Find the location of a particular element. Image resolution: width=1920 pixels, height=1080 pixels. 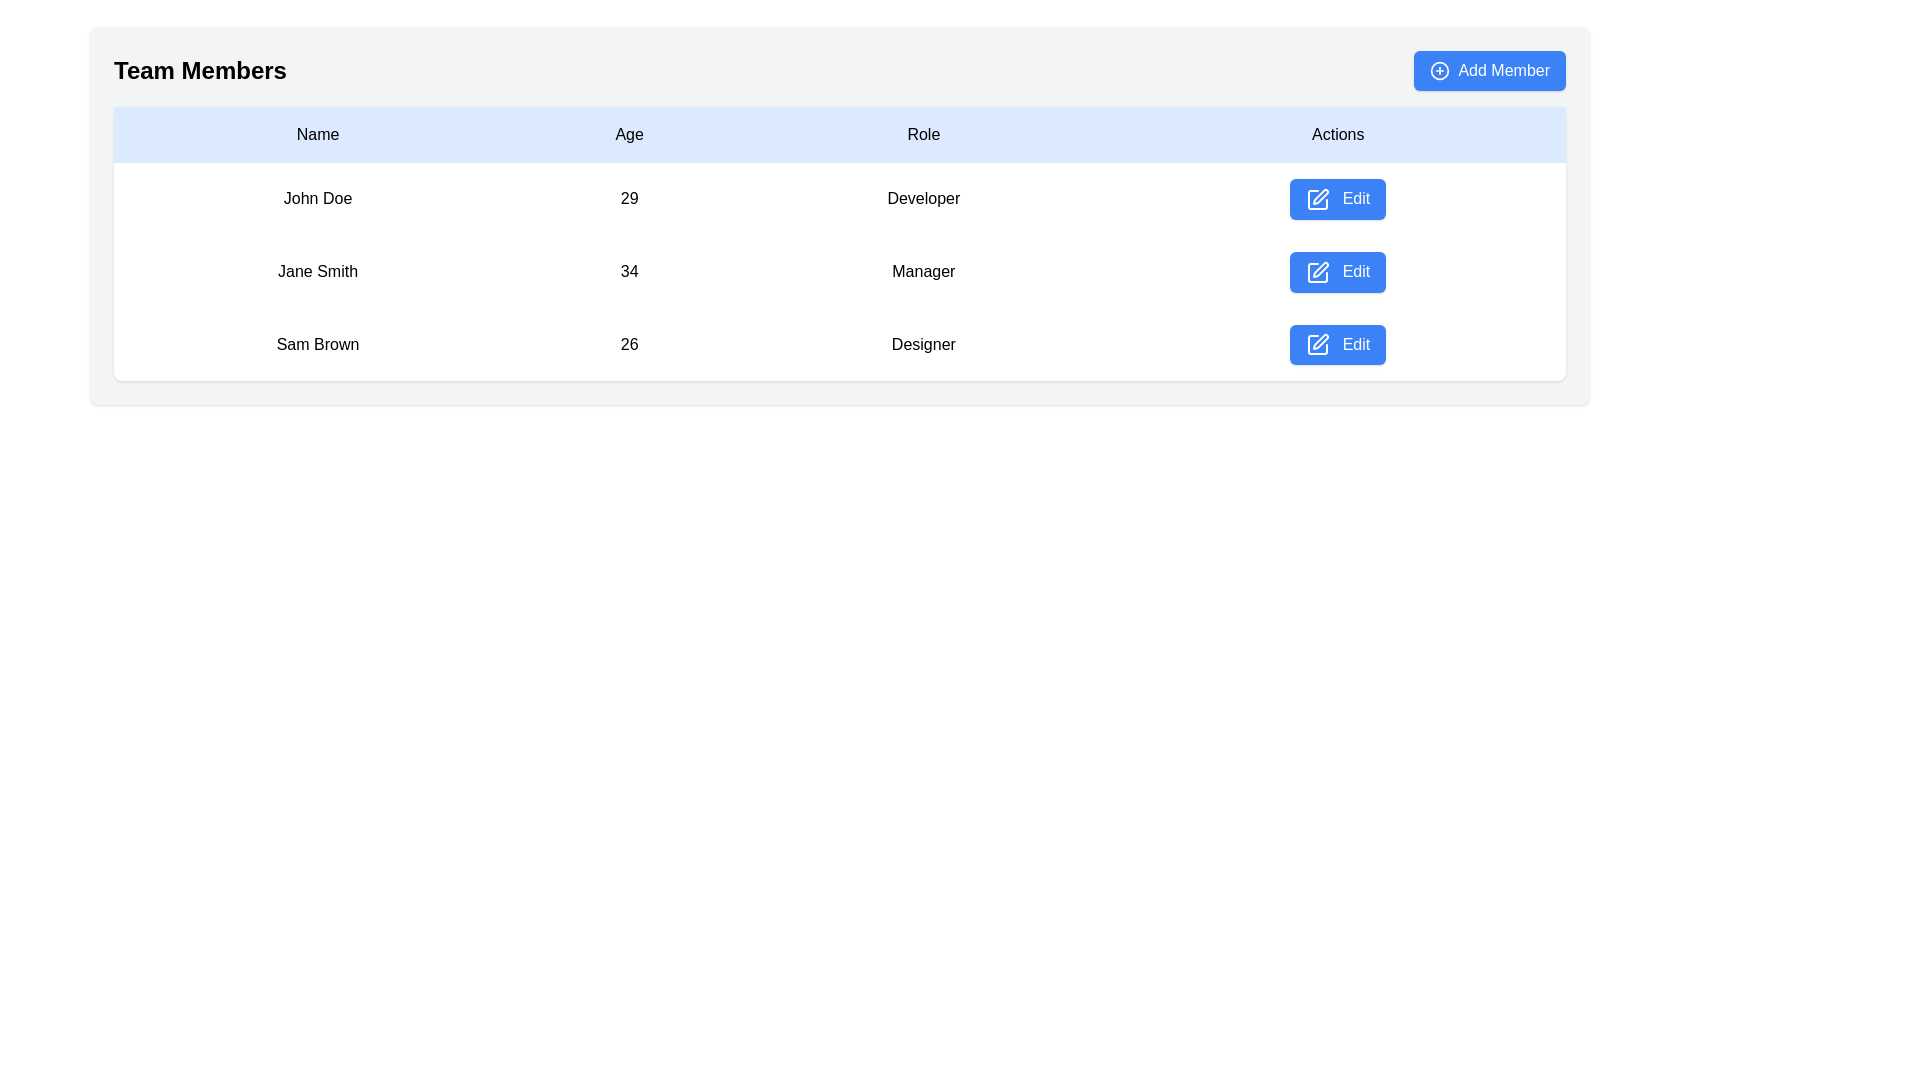

the tabular row containing the information for 'Sam Brown', aged 26, with the role 'Designer', which includes an 'Edit' button is located at coordinates (840, 342).